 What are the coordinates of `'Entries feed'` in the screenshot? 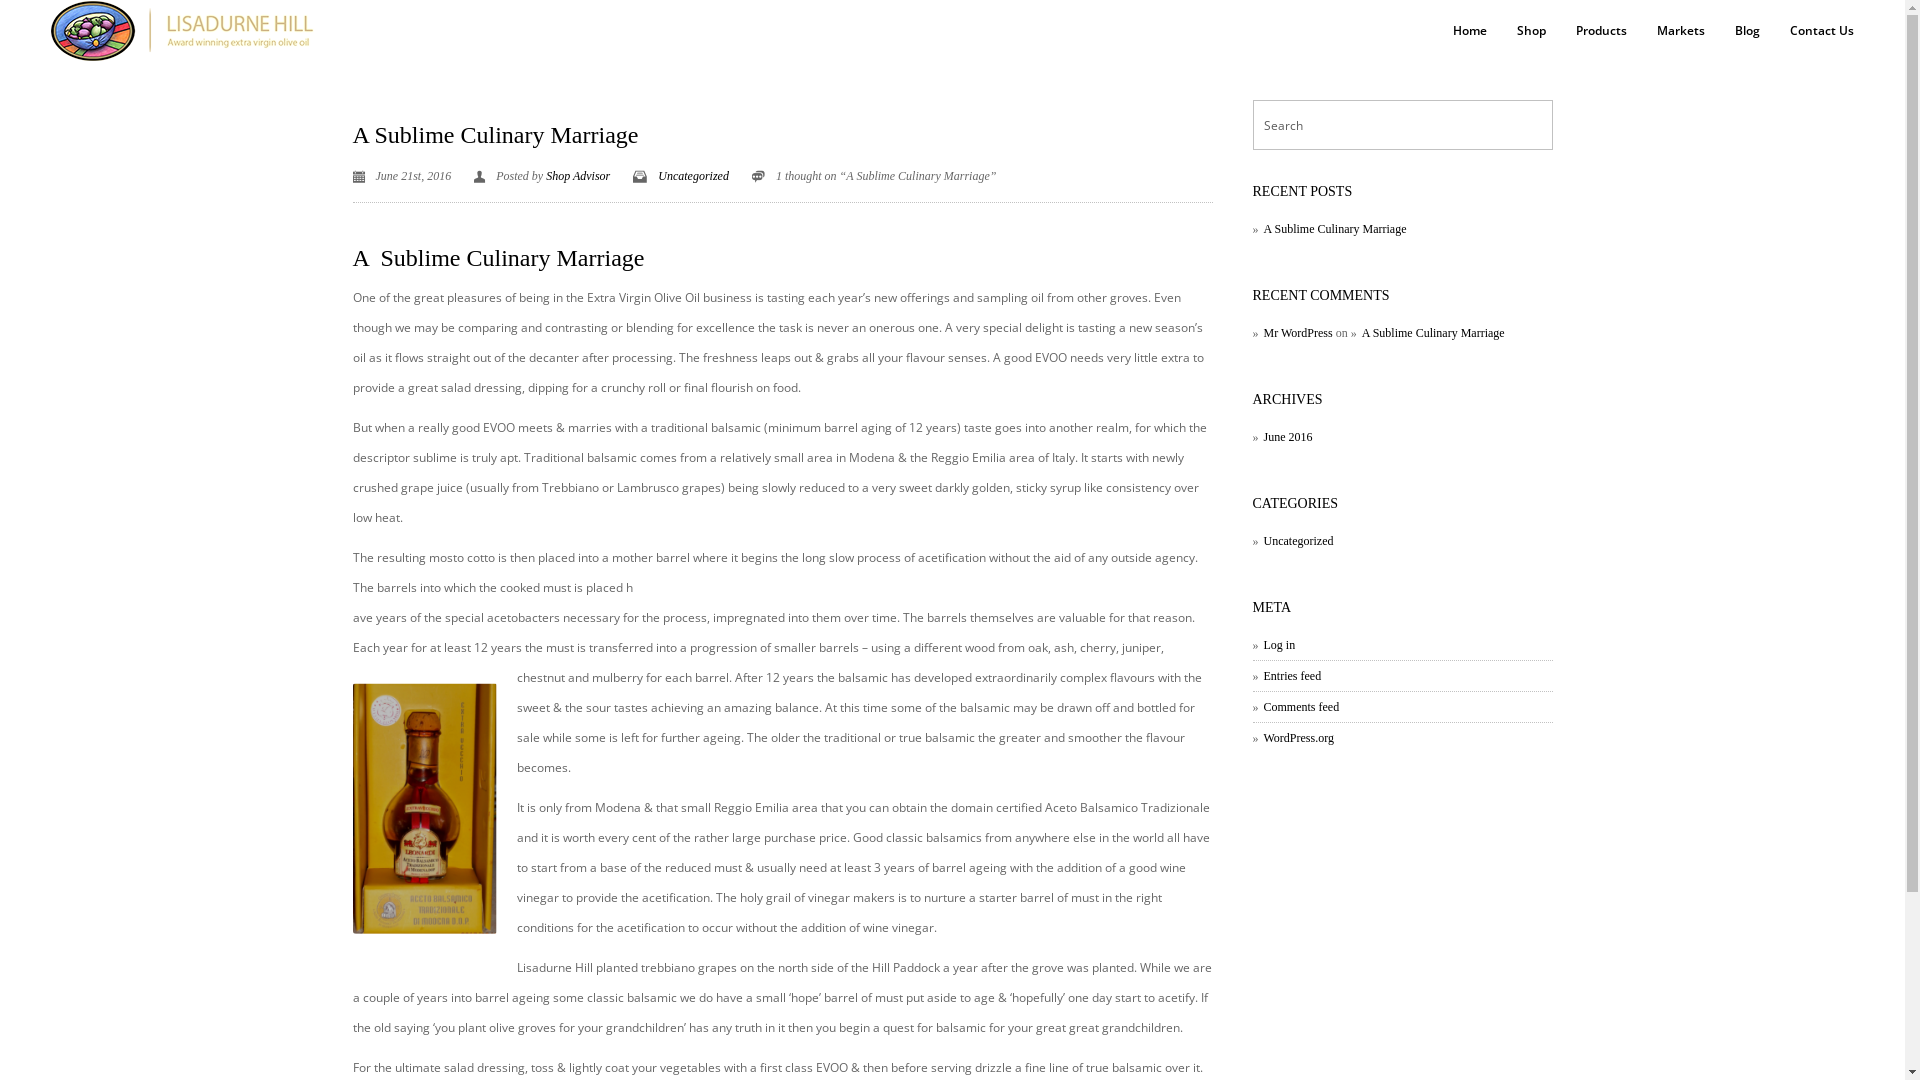 It's located at (1286, 675).